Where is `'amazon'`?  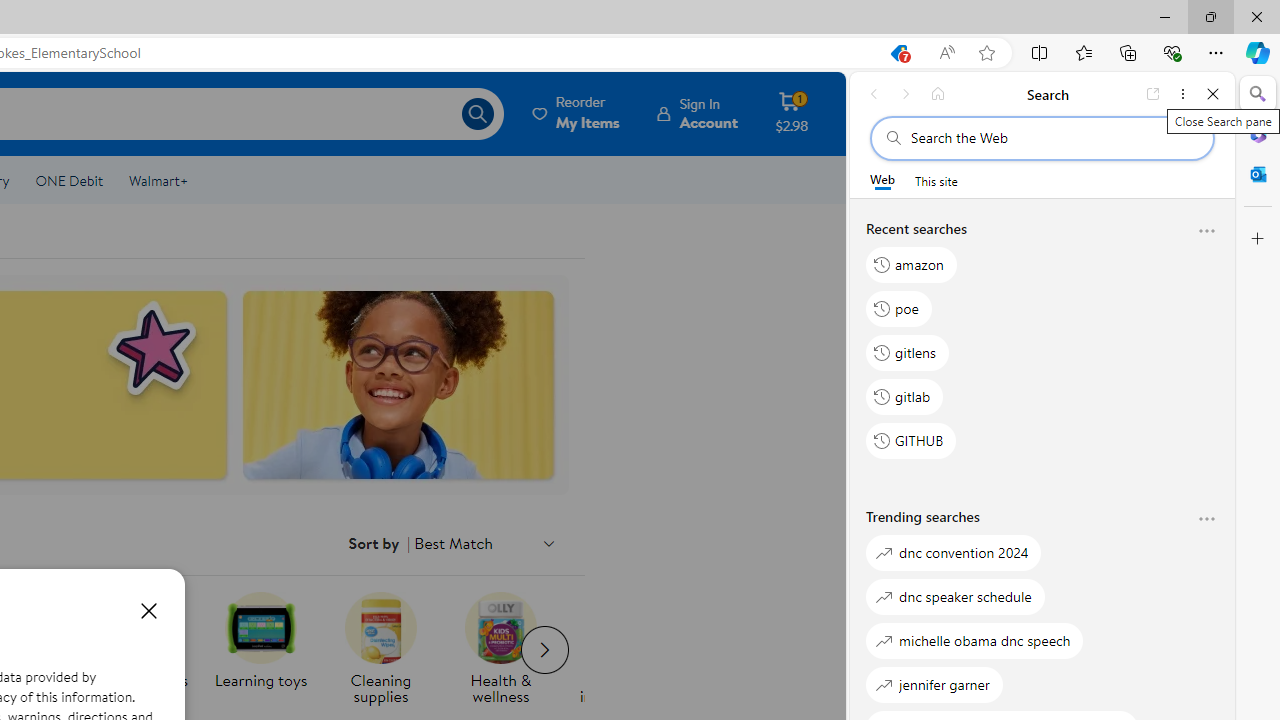
'amazon' is located at coordinates (911, 263).